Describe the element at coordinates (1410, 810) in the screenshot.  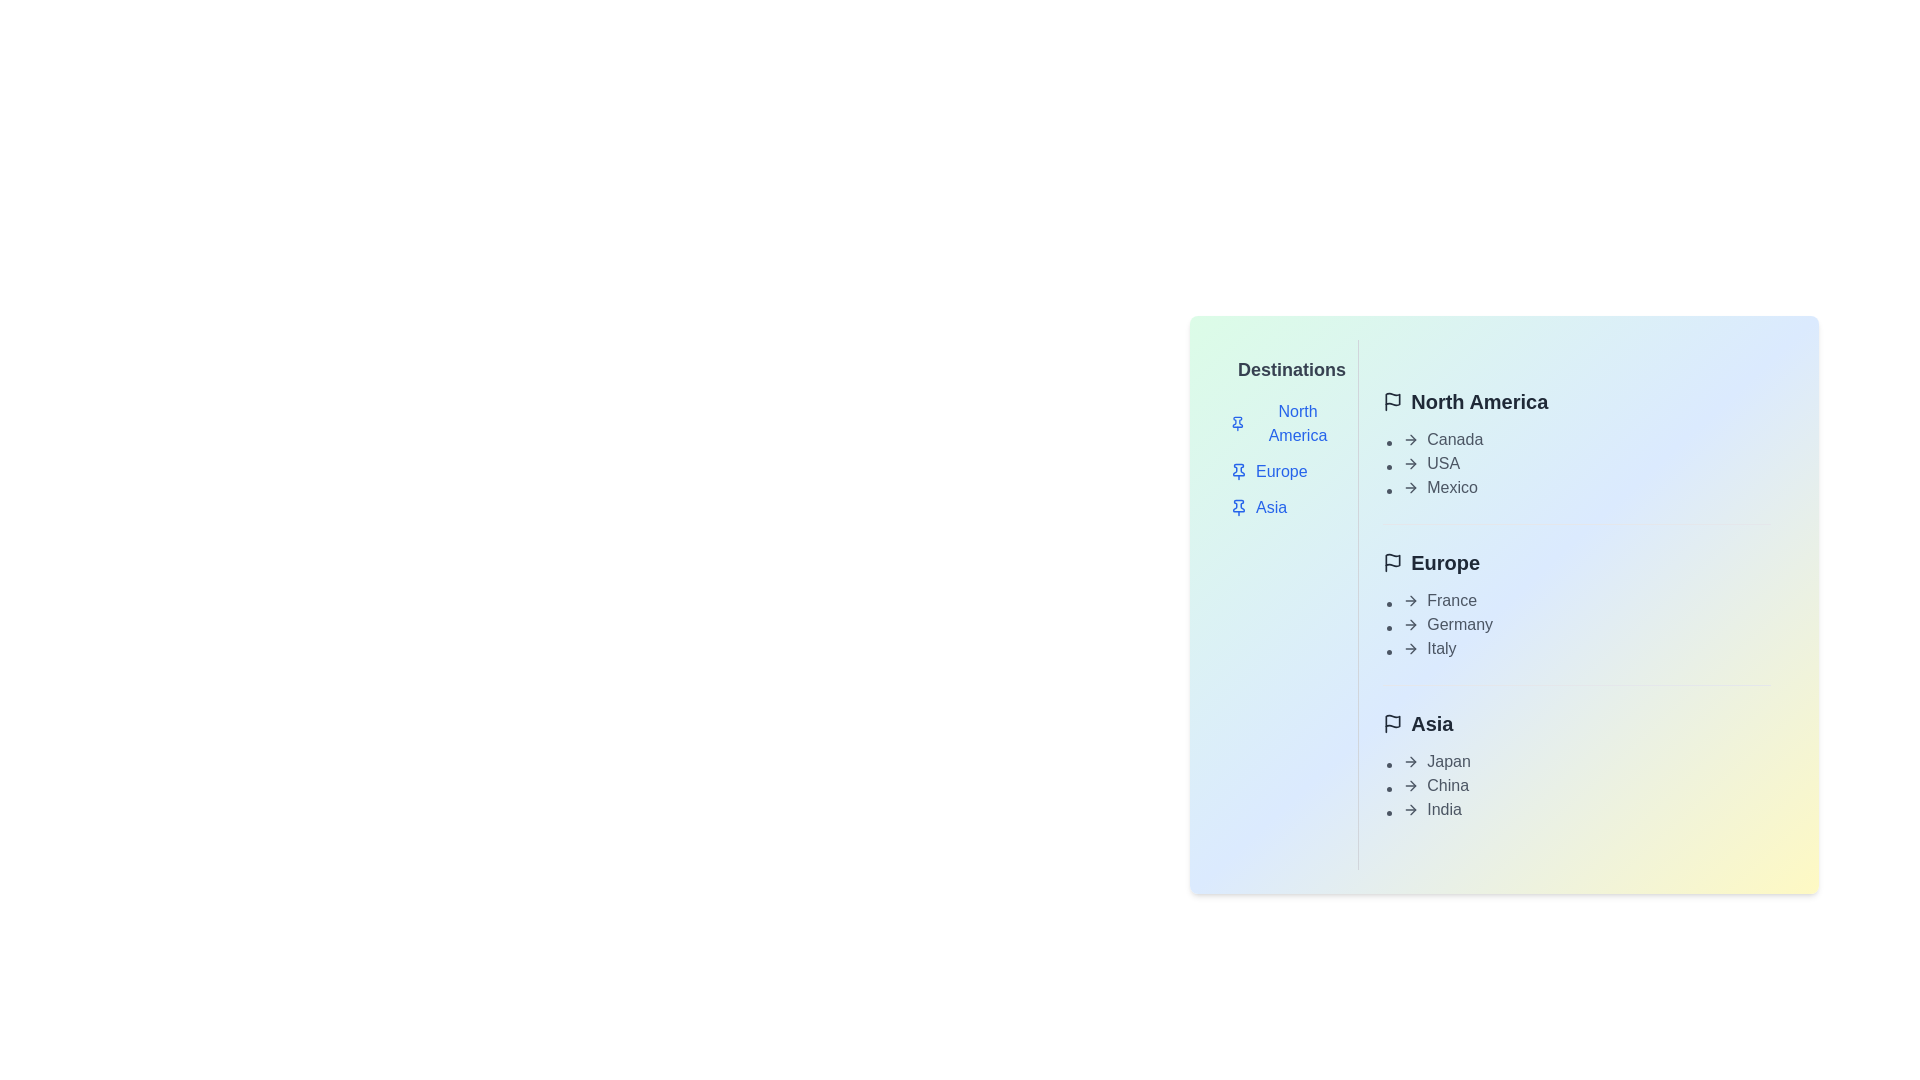
I see `the arrow icon located to the left of the 'India' link within the 'Asia' section` at that location.